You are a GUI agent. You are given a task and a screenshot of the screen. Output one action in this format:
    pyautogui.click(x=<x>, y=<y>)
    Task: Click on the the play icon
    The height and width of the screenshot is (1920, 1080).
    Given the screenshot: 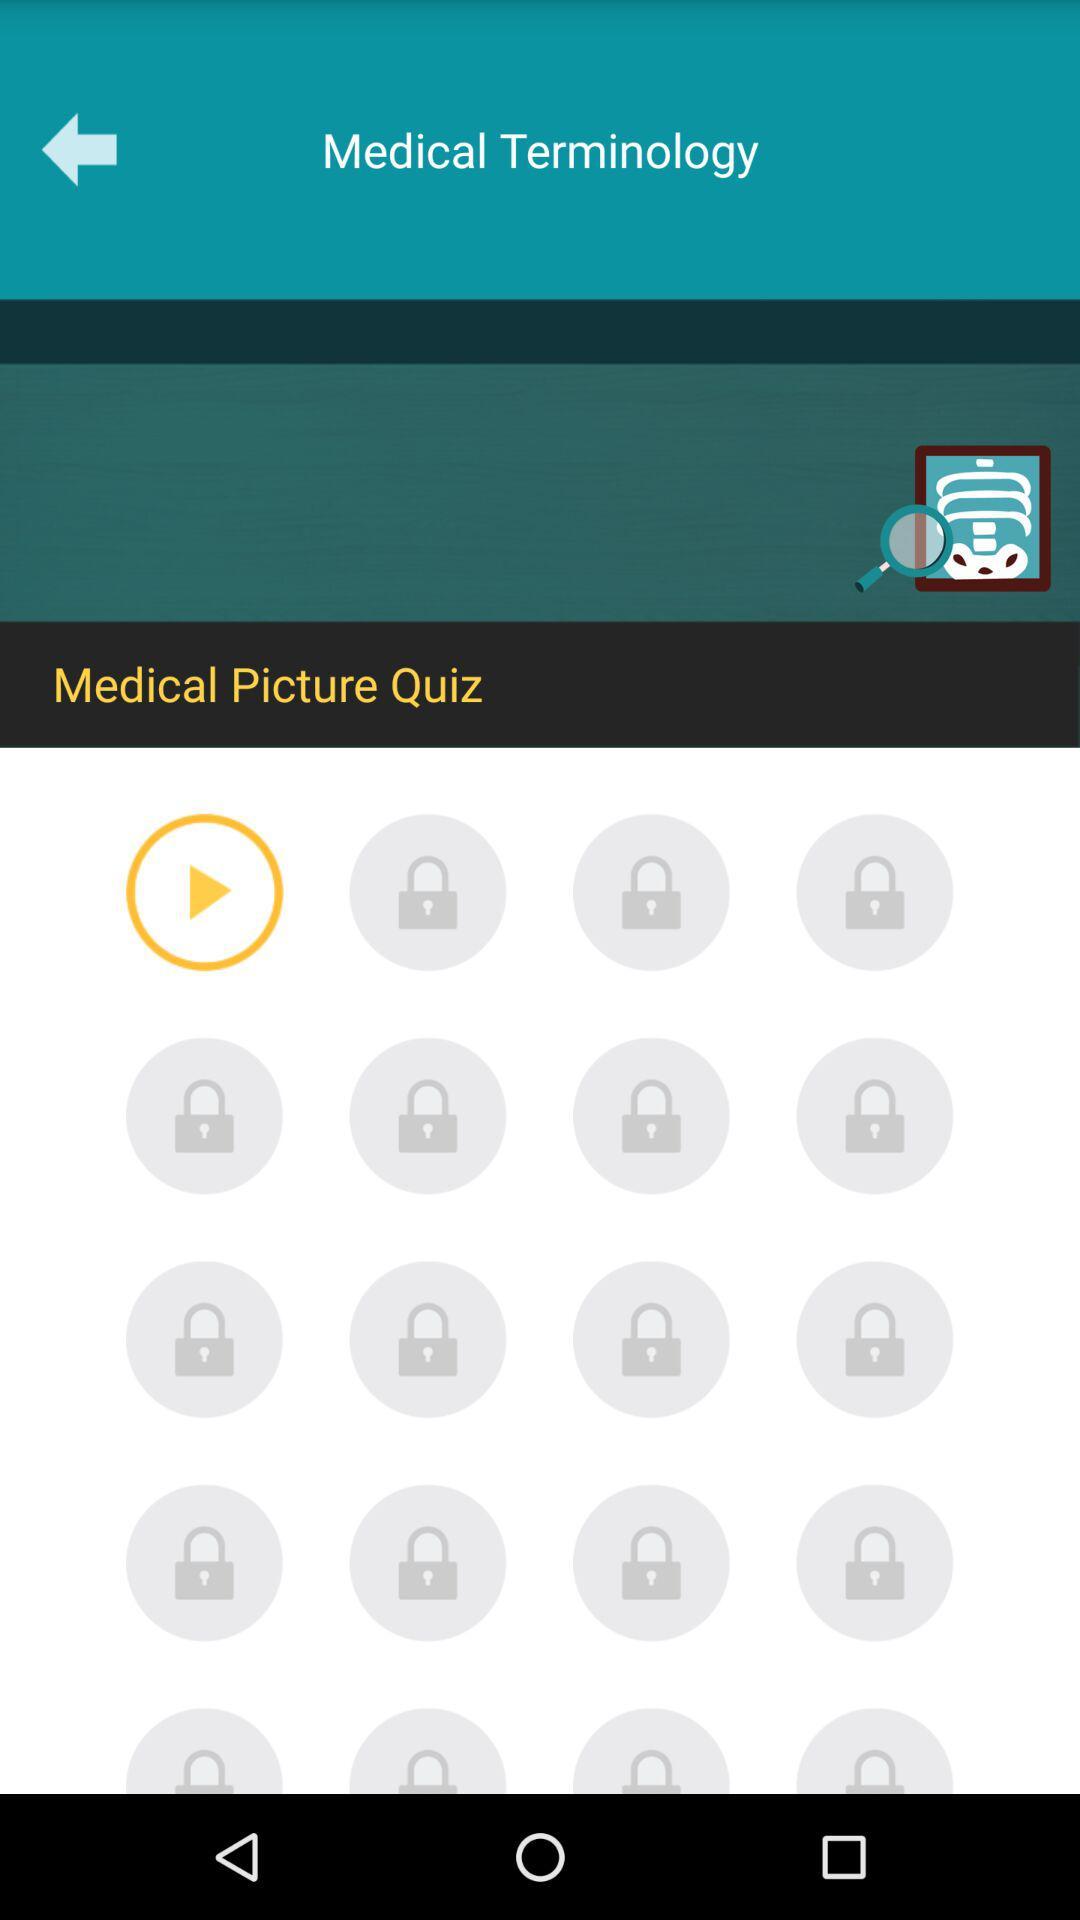 What is the action you would take?
    pyautogui.click(x=204, y=954)
    